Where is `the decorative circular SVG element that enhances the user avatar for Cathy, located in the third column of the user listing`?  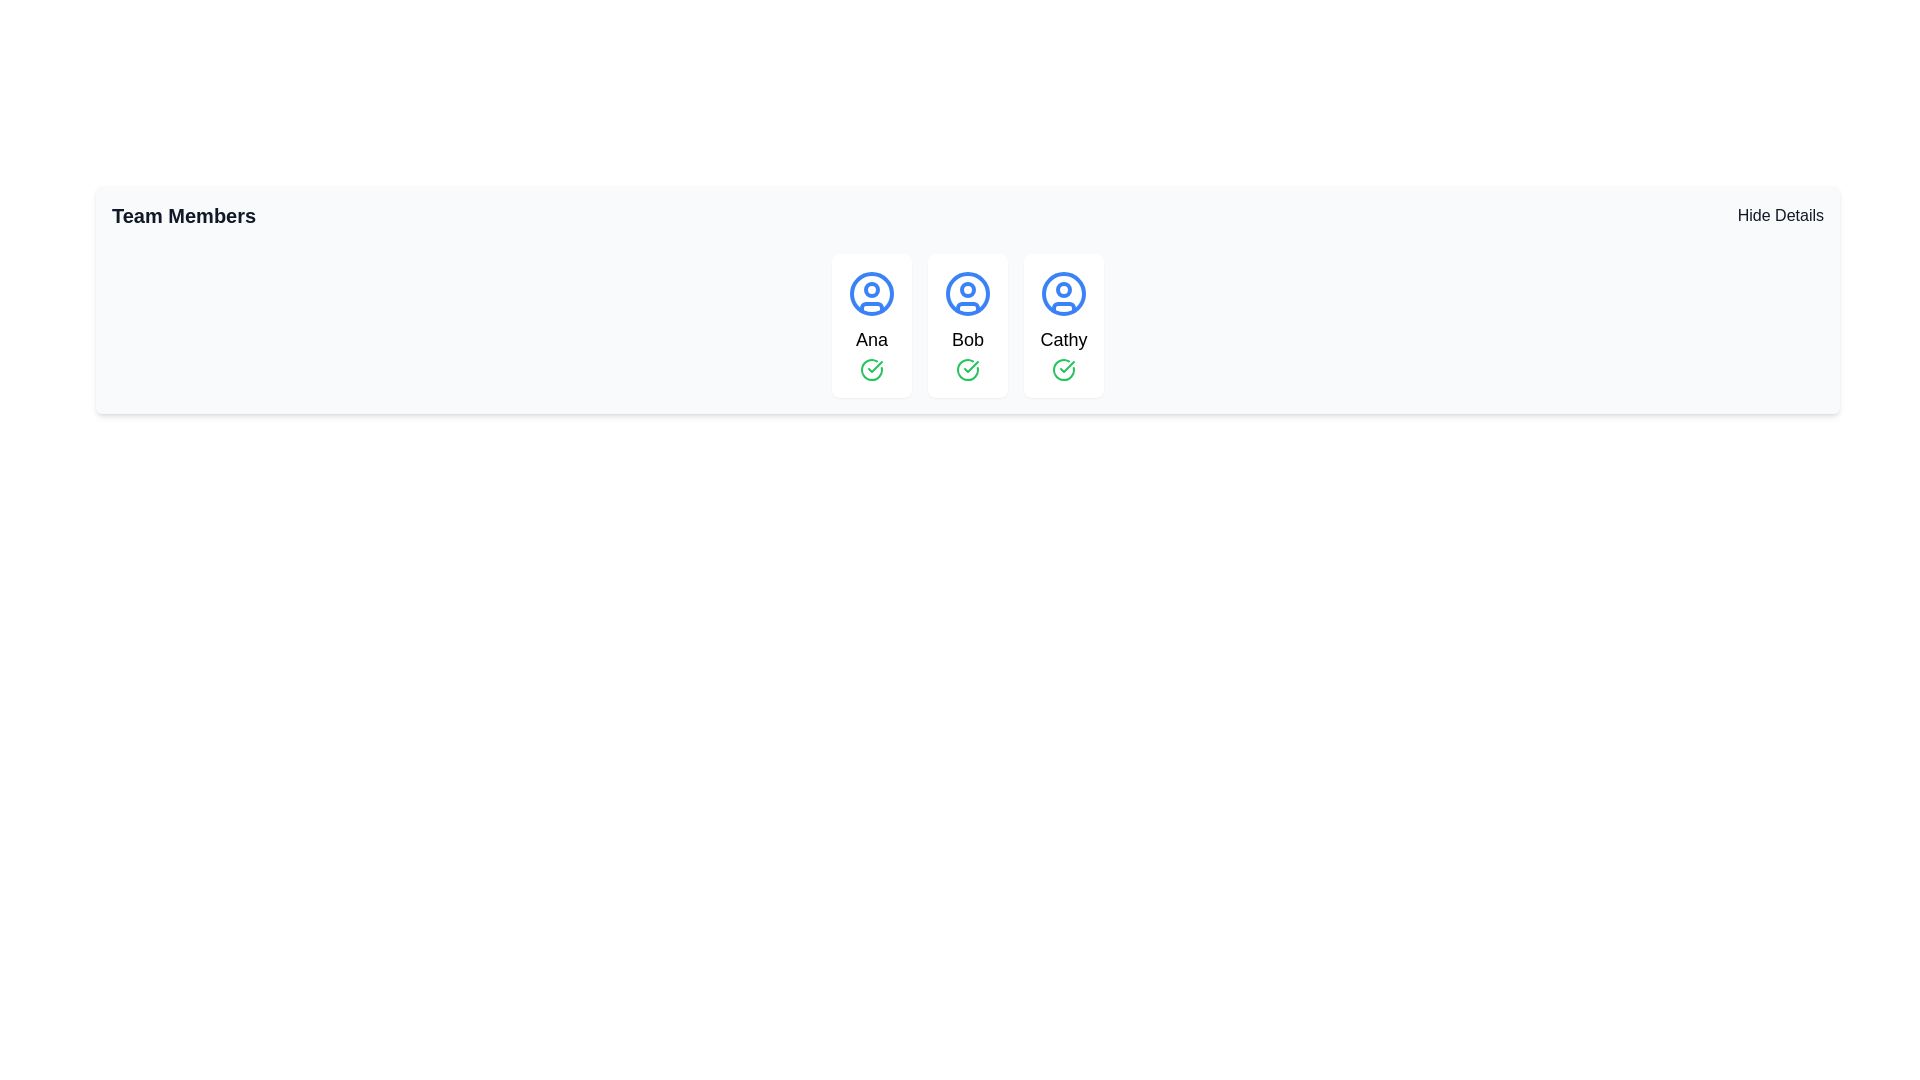 the decorative circular SVG element that enhances the user avatar for Cathy, located in the third column of the user listing is located at coordinates (1063, 293).